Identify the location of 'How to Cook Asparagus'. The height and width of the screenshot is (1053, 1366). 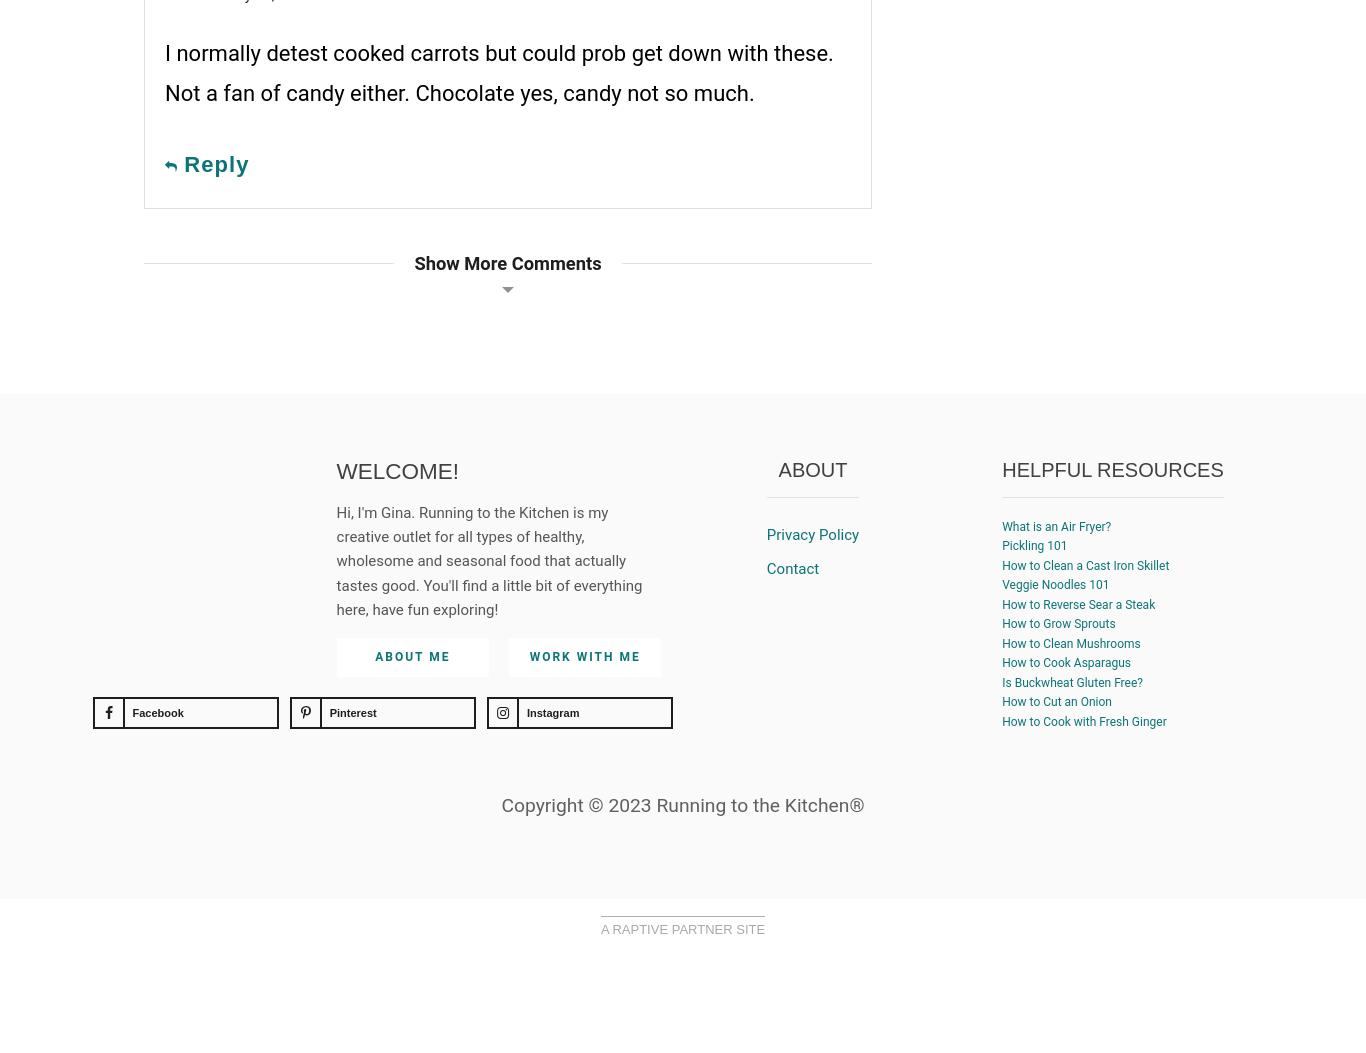
(1065, 661).